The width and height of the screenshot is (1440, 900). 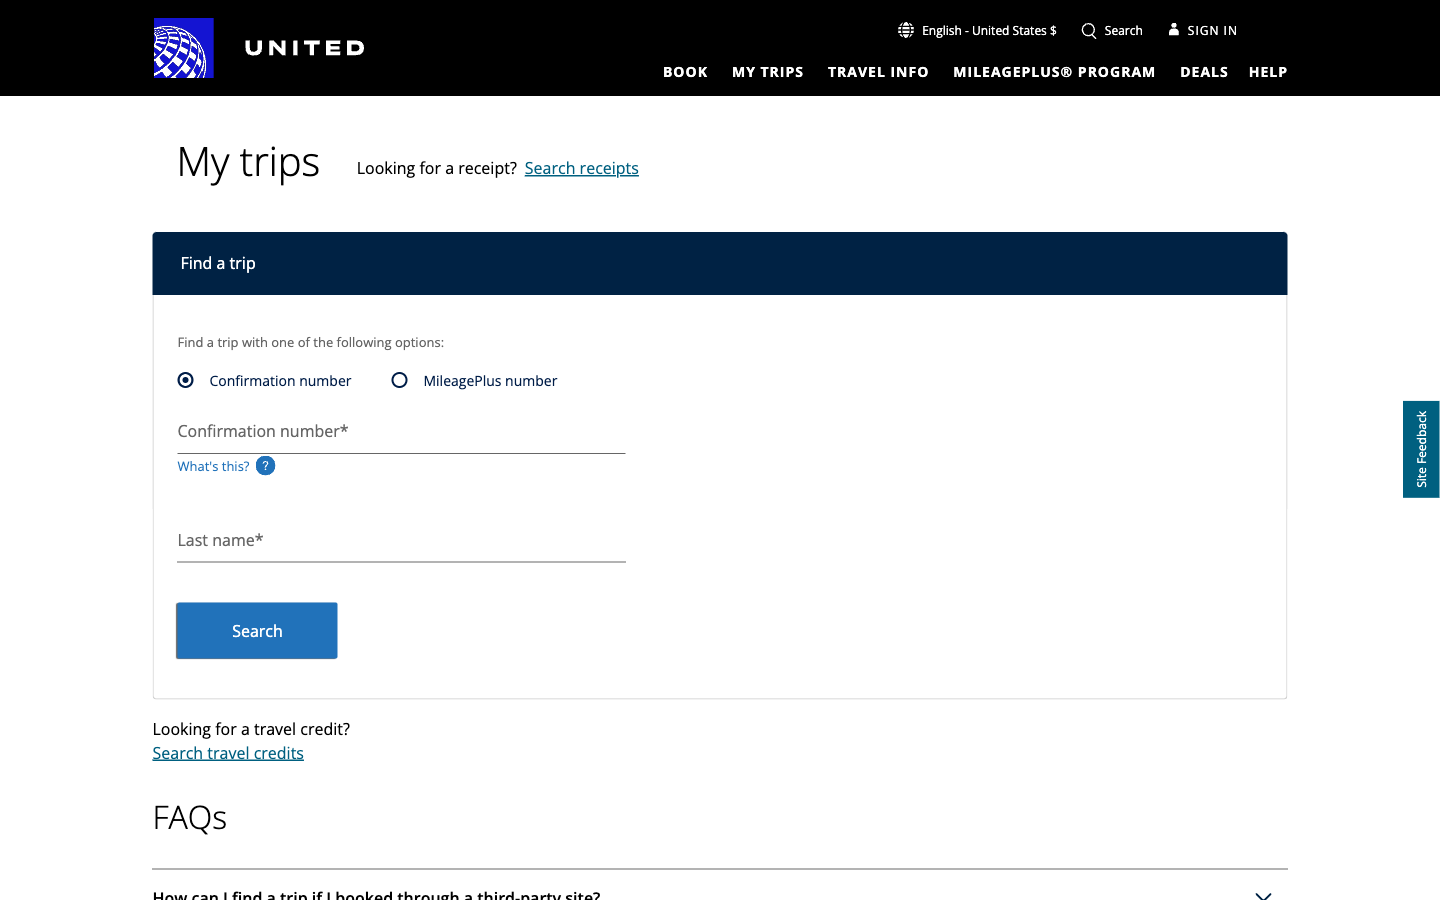 I want to click on If the meaning of confirmation button is not clear, find assistance by clicking on the help button, so click(x=1268, y=70).